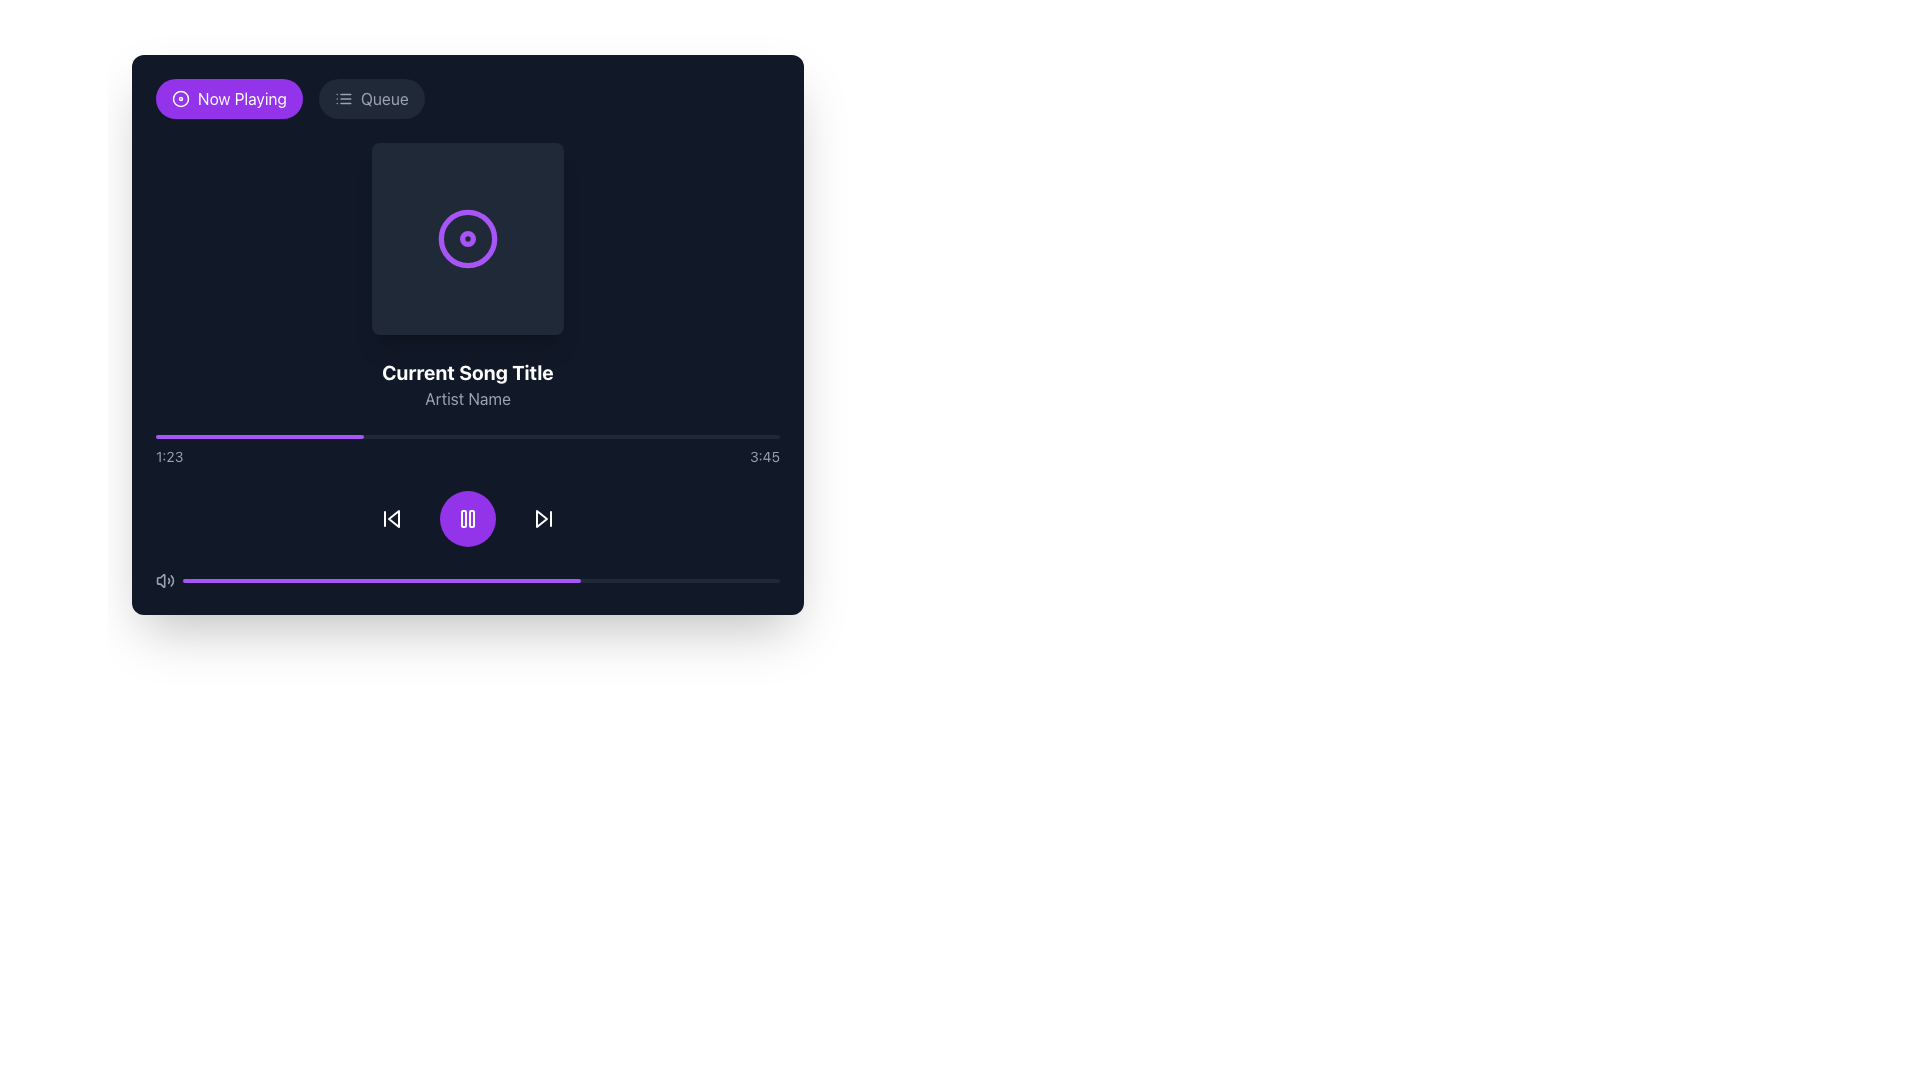  I want to click on the playback progress, so click(591, 435).